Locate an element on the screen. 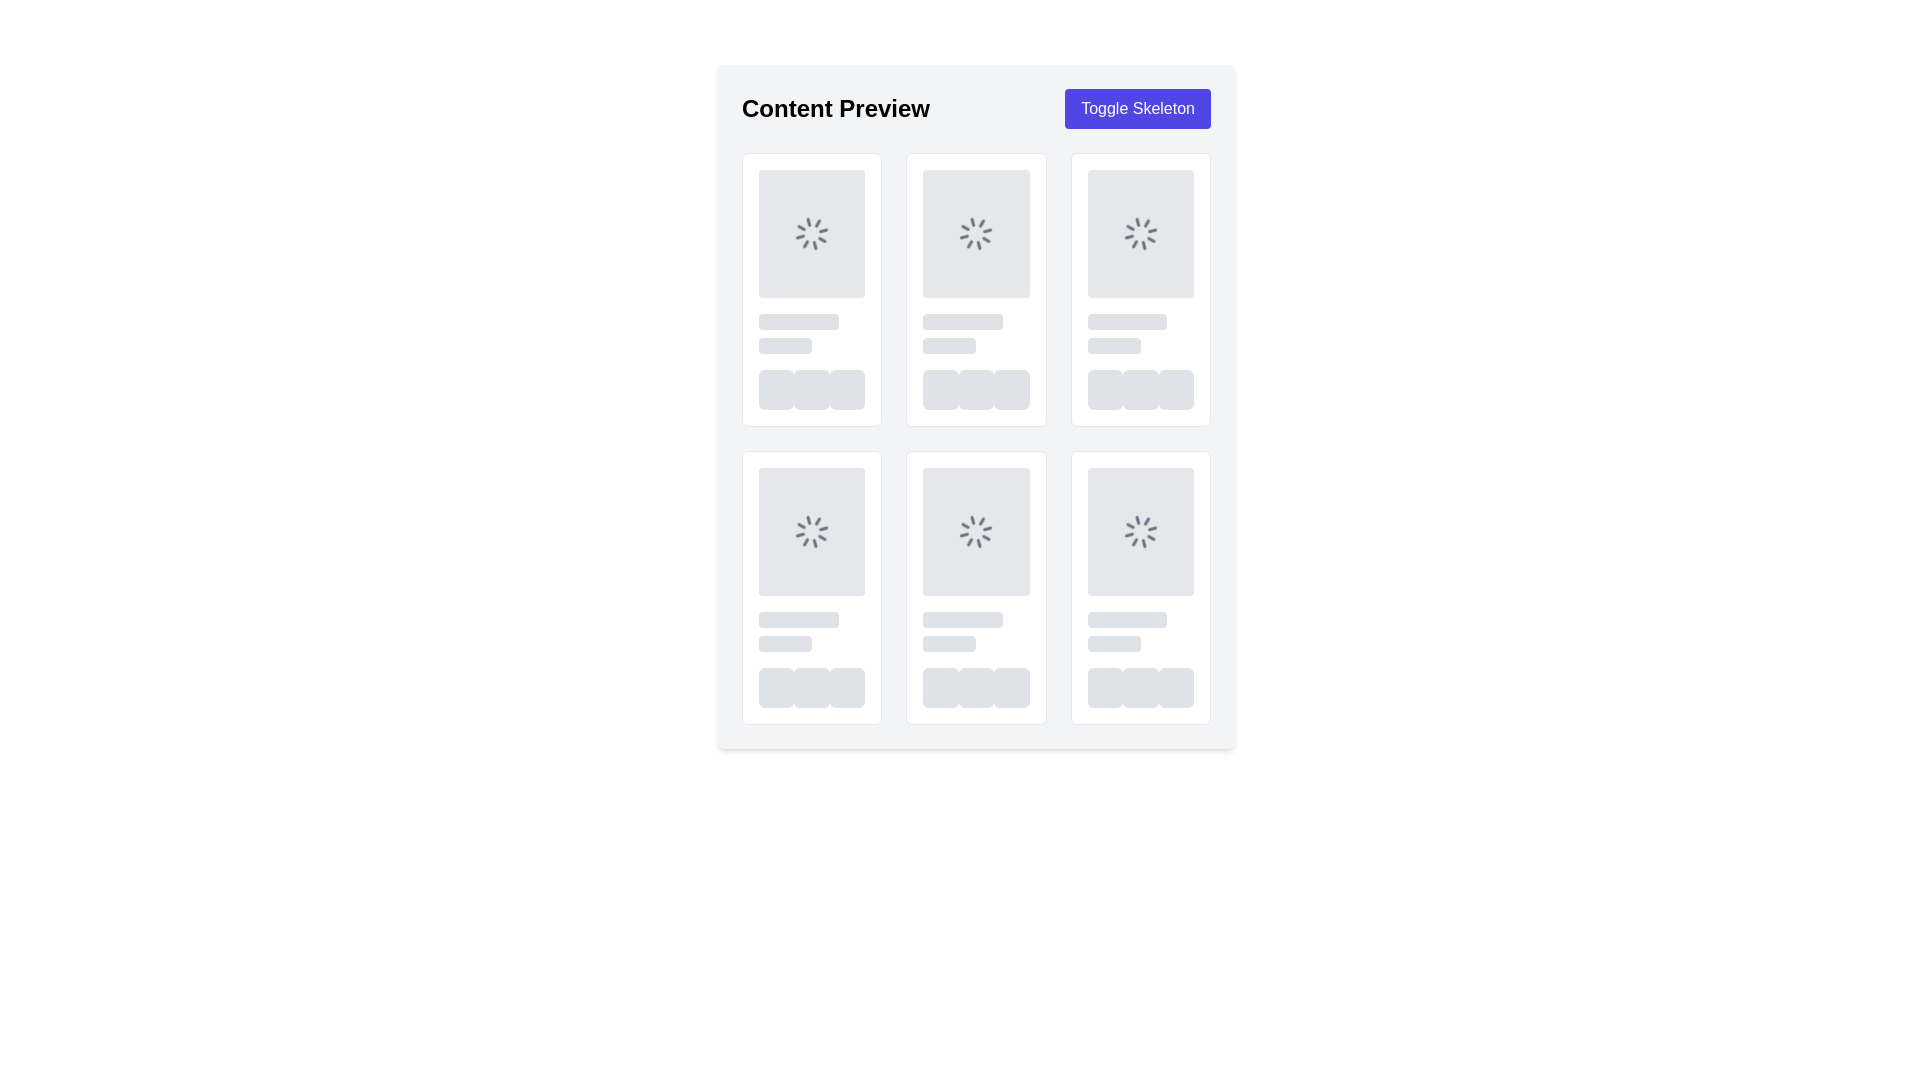 The image size is (1920, 1080). the spinner icon indicating a loading state, located in the middle column of the top row of the grid layout is located at coordinates (976, 233).